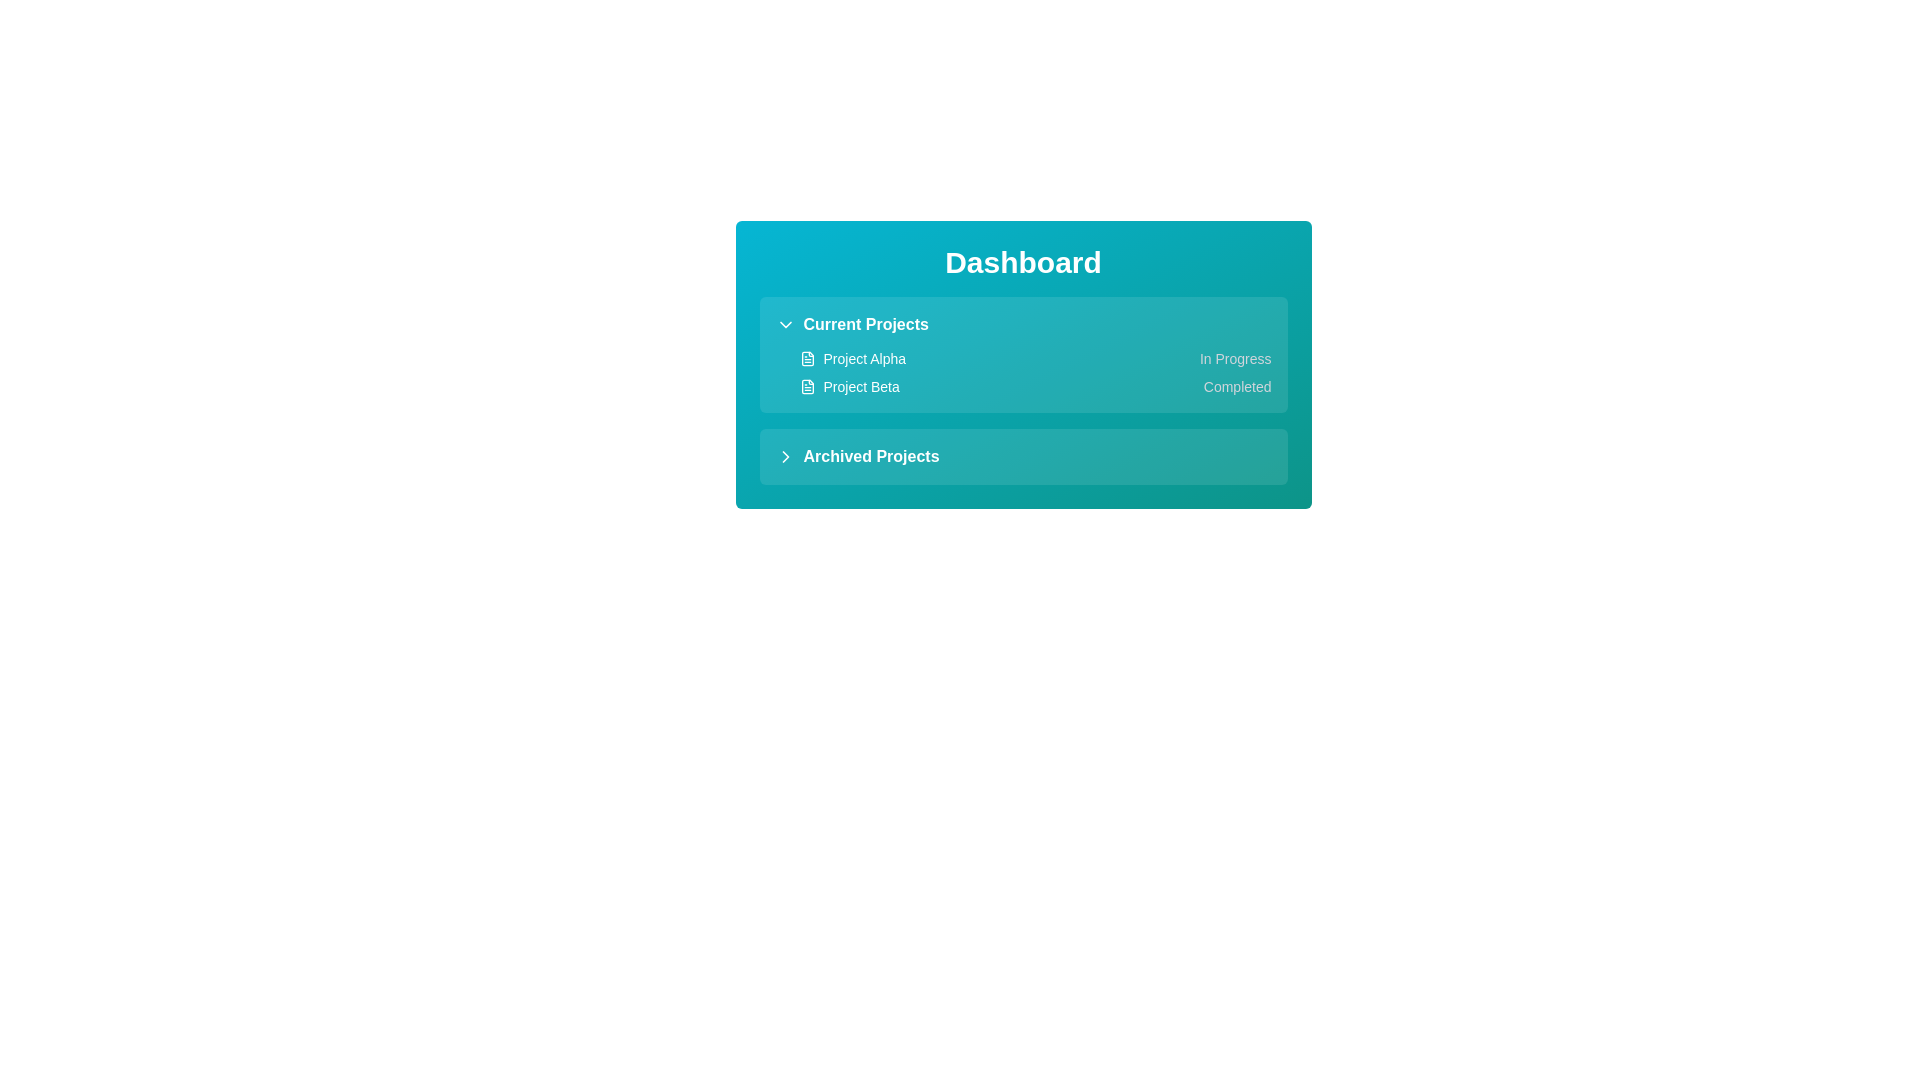  I want to click on the 'Archived Projects' text label, so click(871, 456).